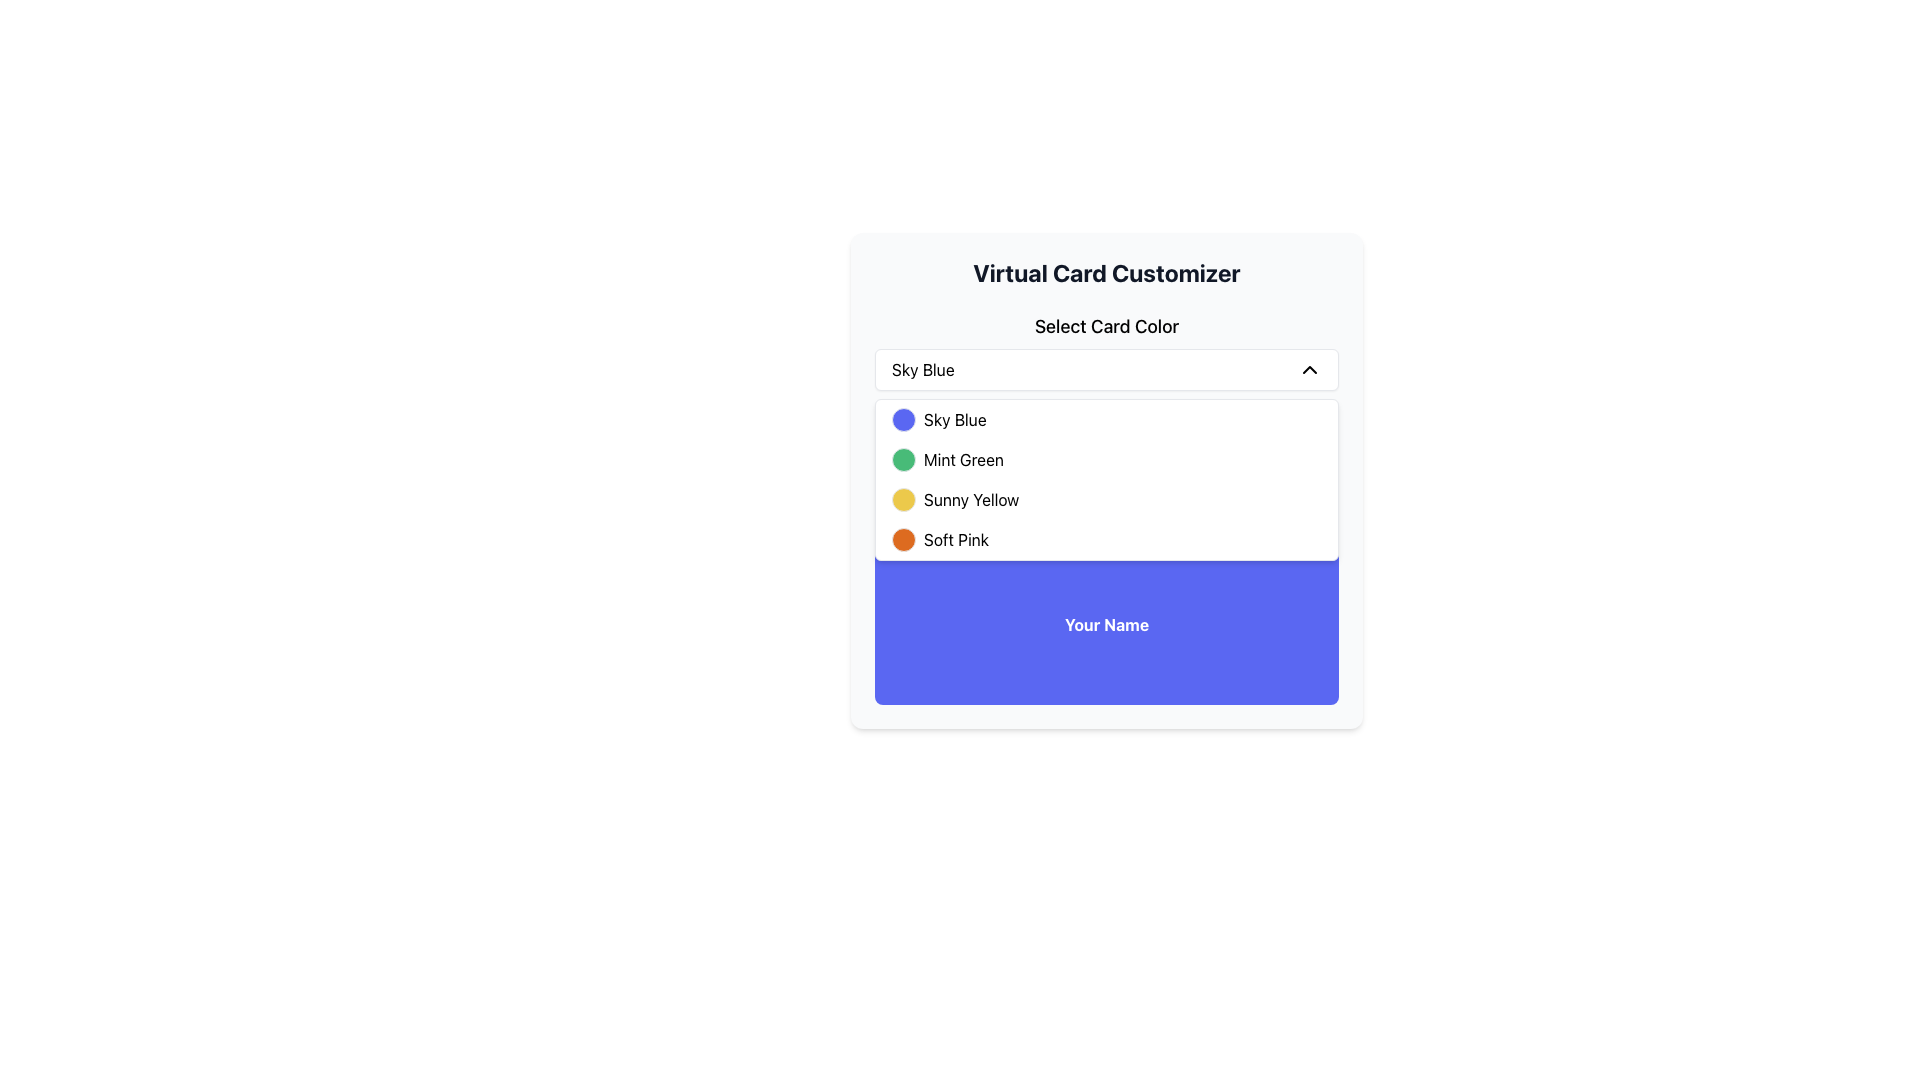 Image resolution: width=1920 pixels, height=1080 pixels. I want to click on the 'Sky Blue' text label in the dropdown menu, which is located to the right of the blue circular icon, as part of the first option in a vertical stack of color choices, so click(954, 419).